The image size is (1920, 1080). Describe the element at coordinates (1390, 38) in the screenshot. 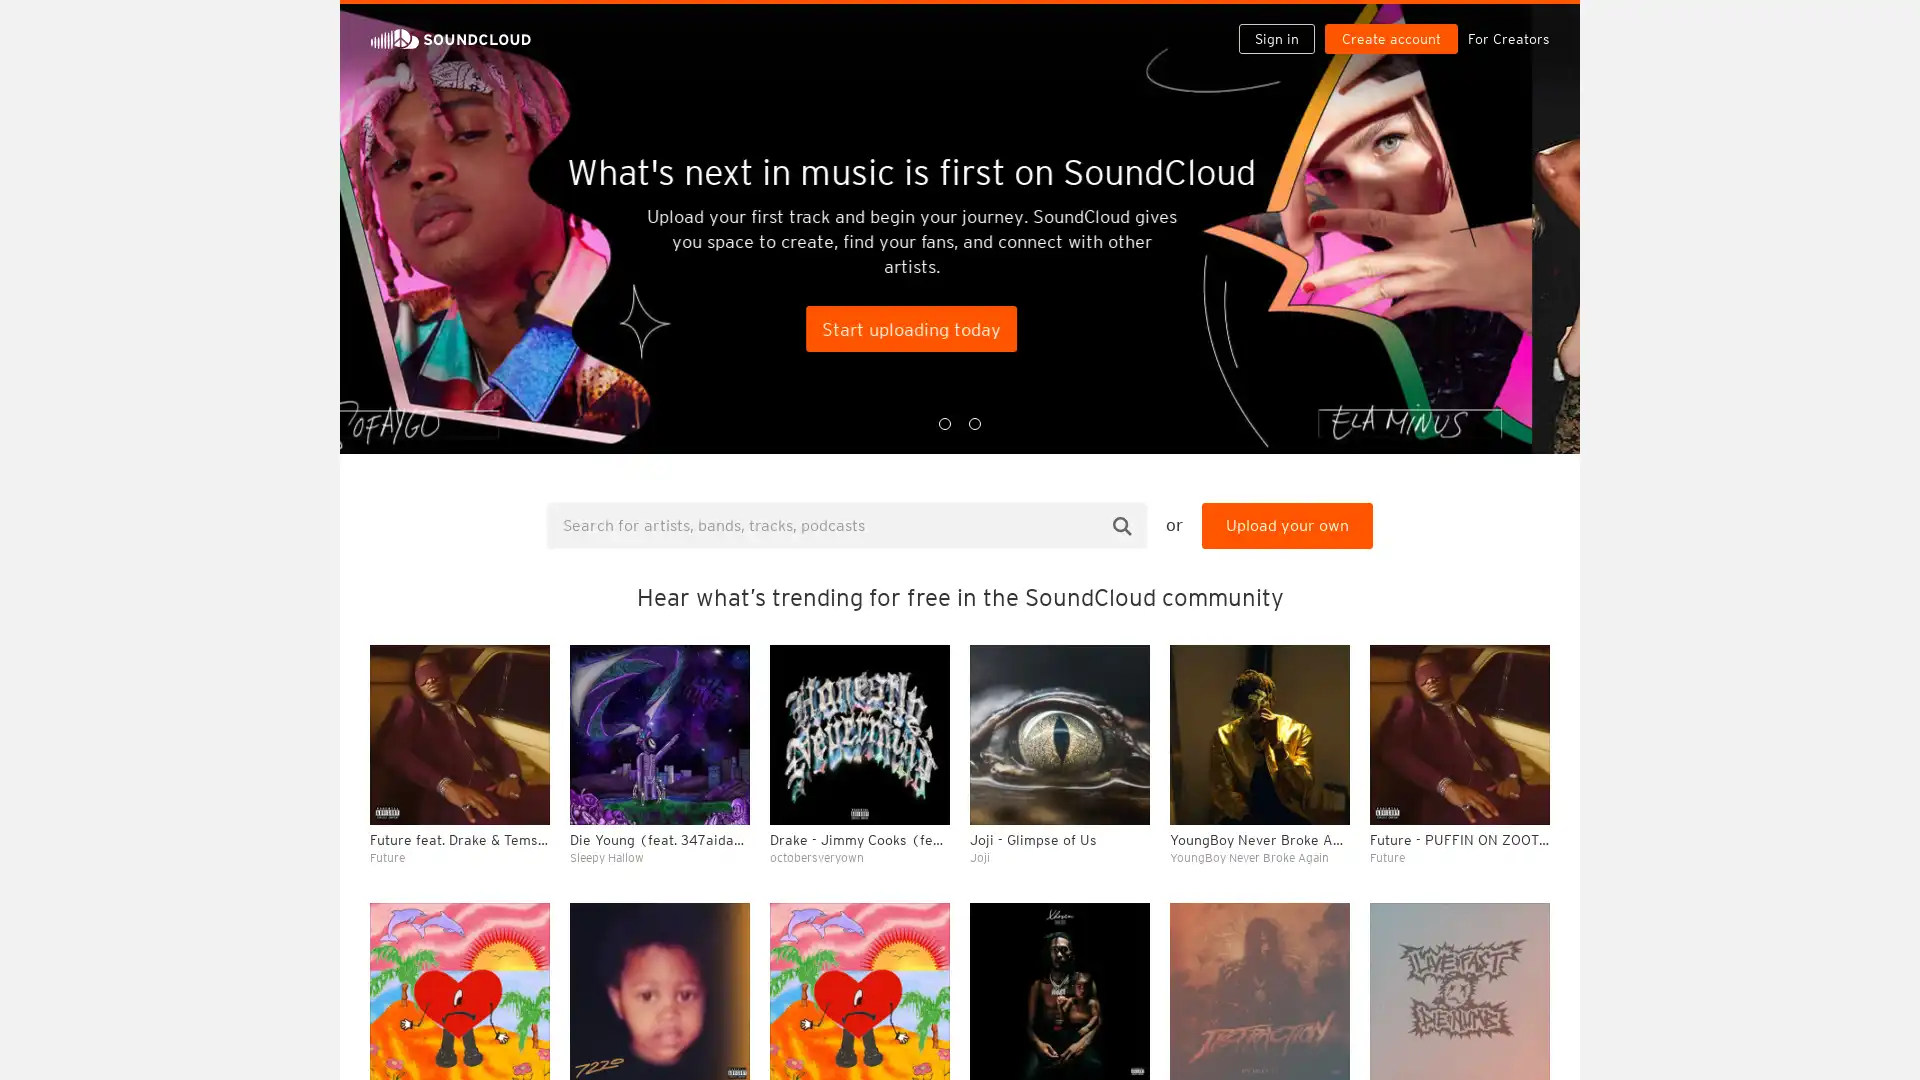

I see `Create a SoundCloud account` at that location.